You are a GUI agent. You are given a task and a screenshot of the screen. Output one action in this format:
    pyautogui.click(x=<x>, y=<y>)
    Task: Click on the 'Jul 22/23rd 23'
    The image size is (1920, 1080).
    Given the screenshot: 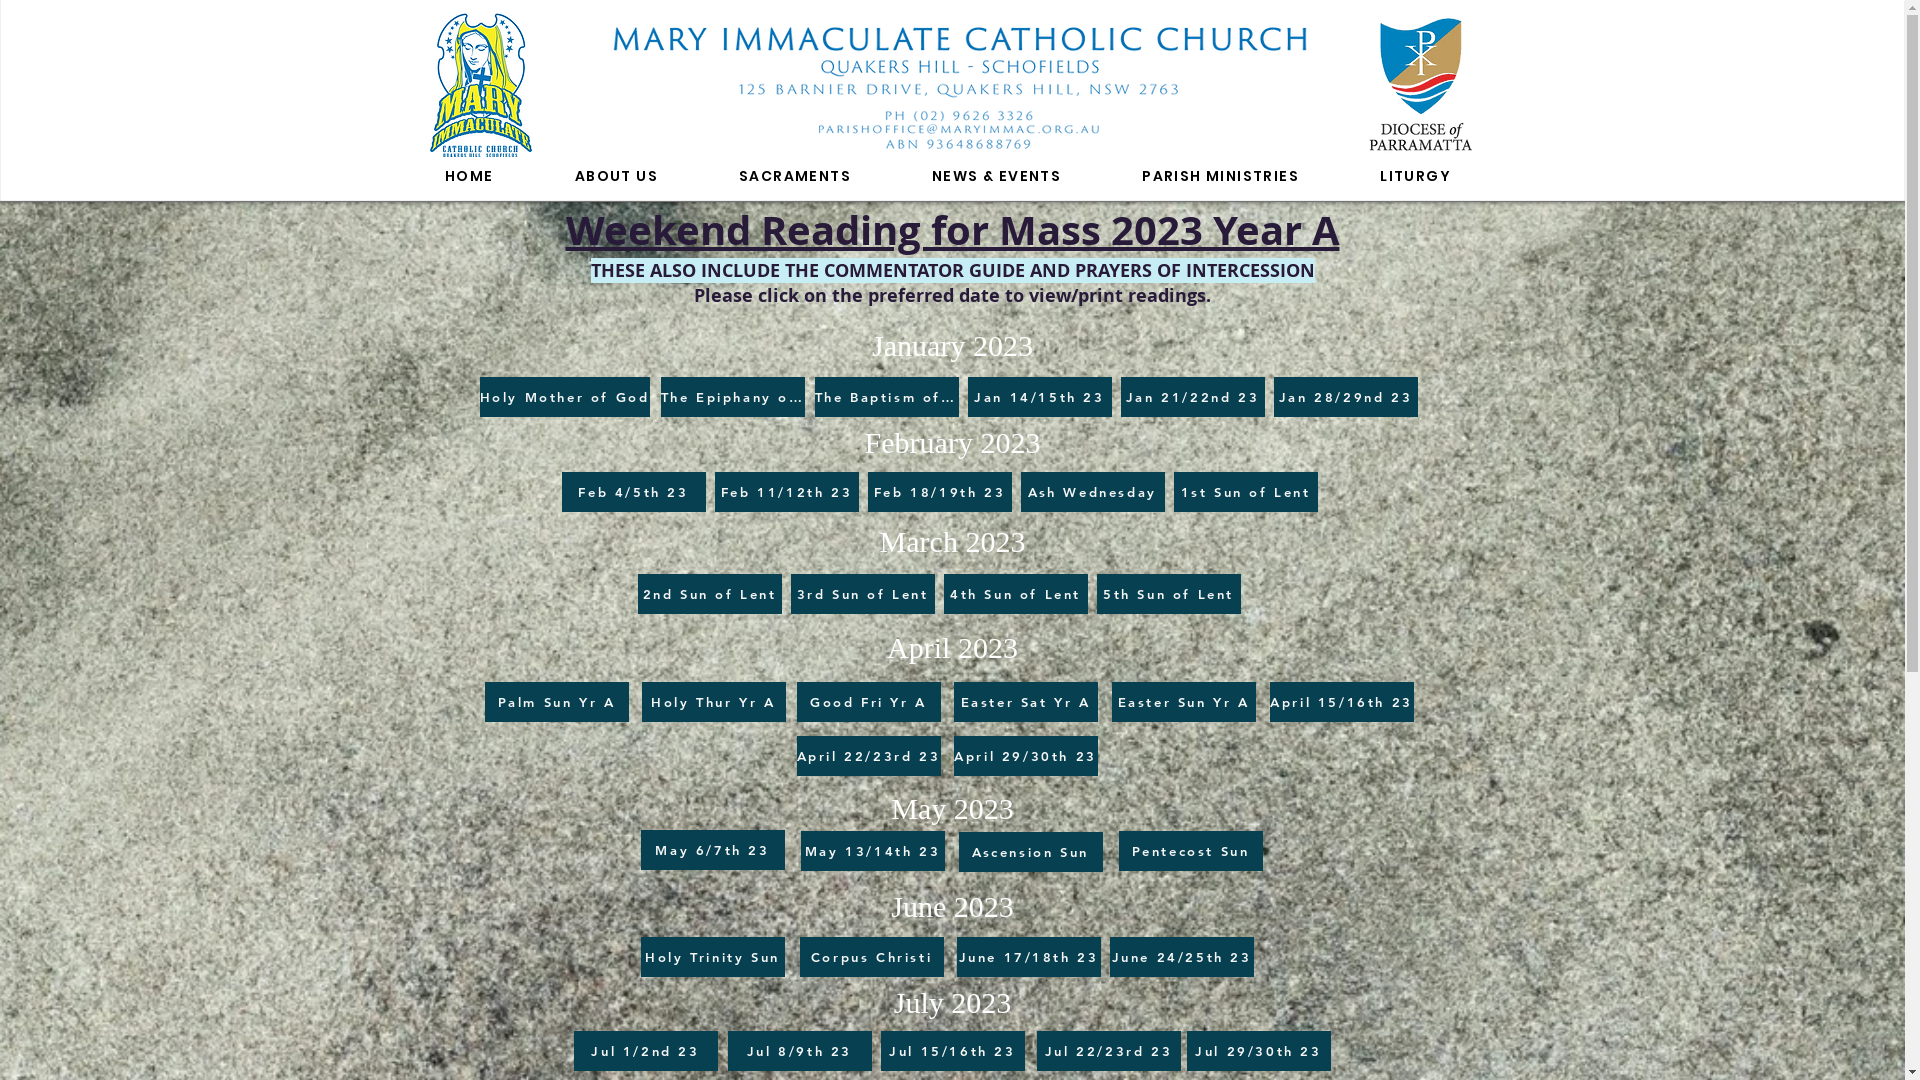 What is the action you would take?
    pyautogui.click(x=1107, y=1049)
    